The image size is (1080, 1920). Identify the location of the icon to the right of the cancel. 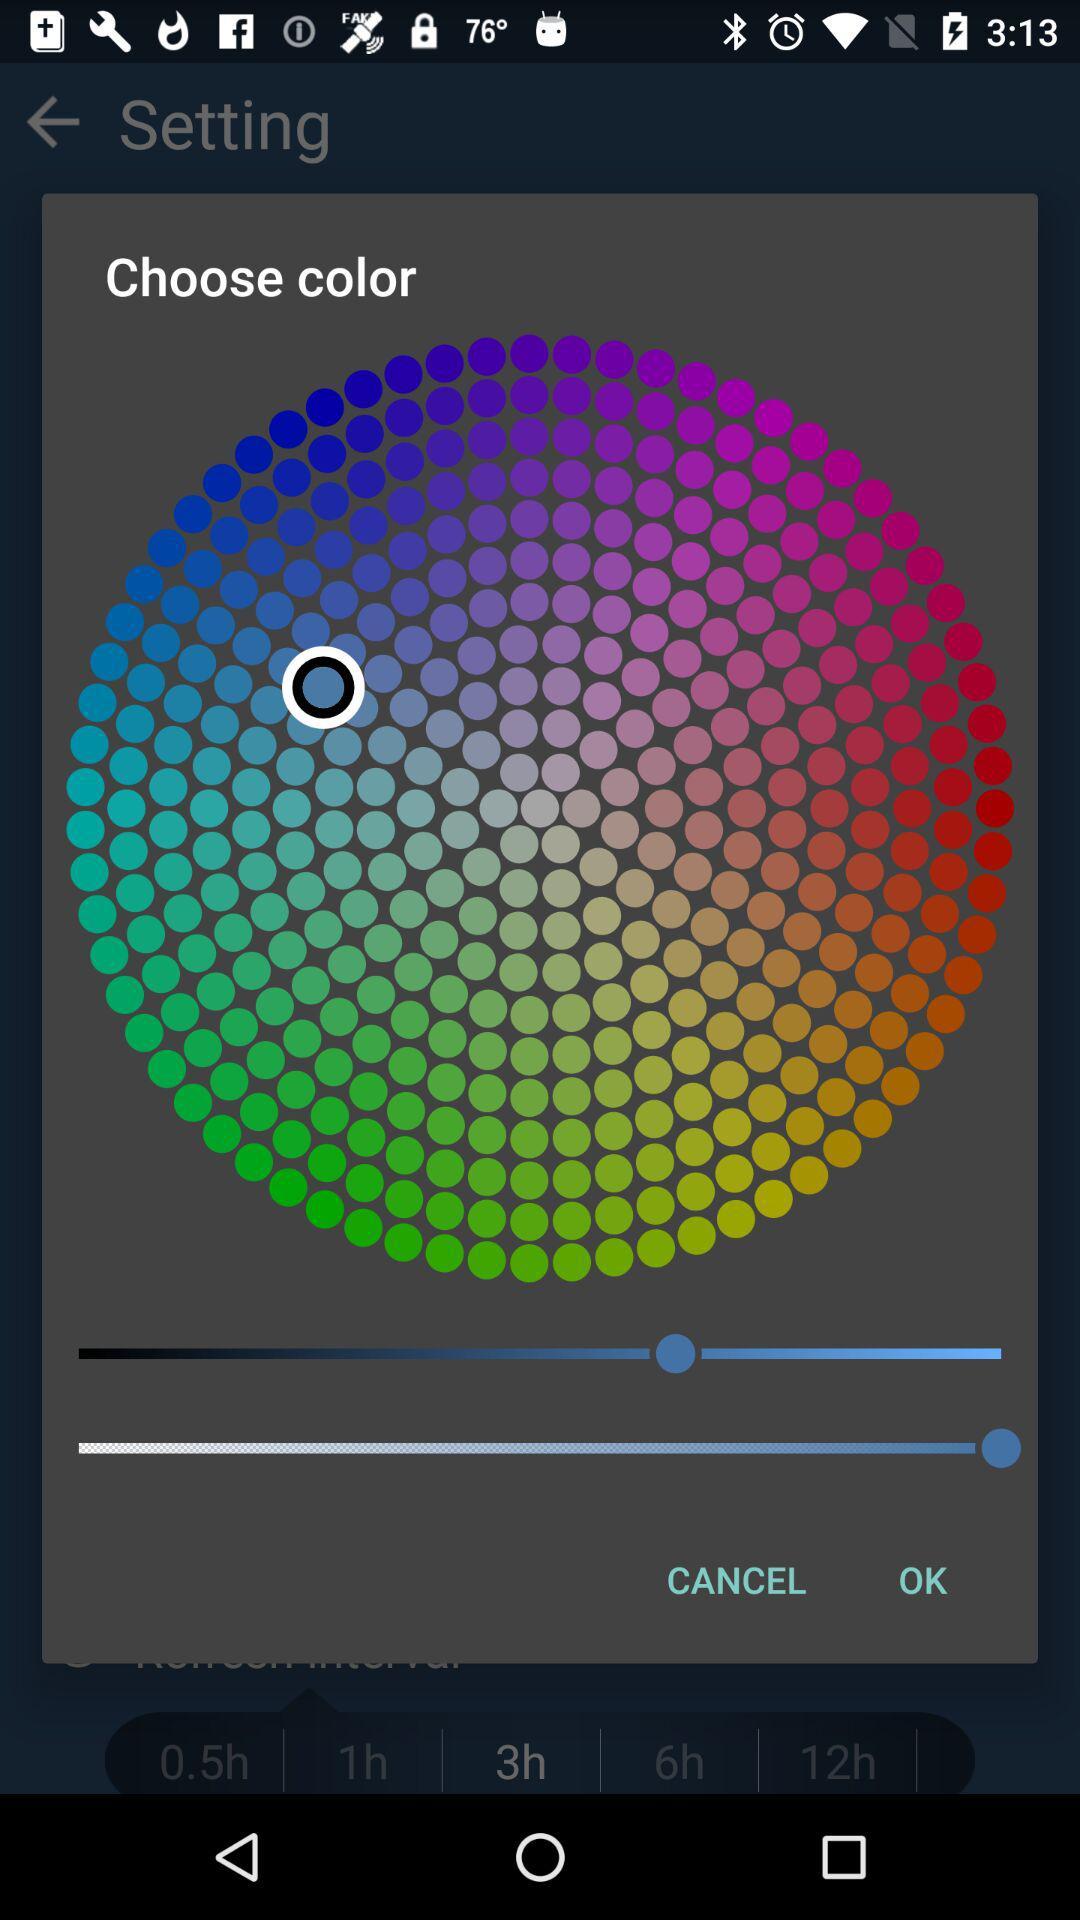
(922, 1578).